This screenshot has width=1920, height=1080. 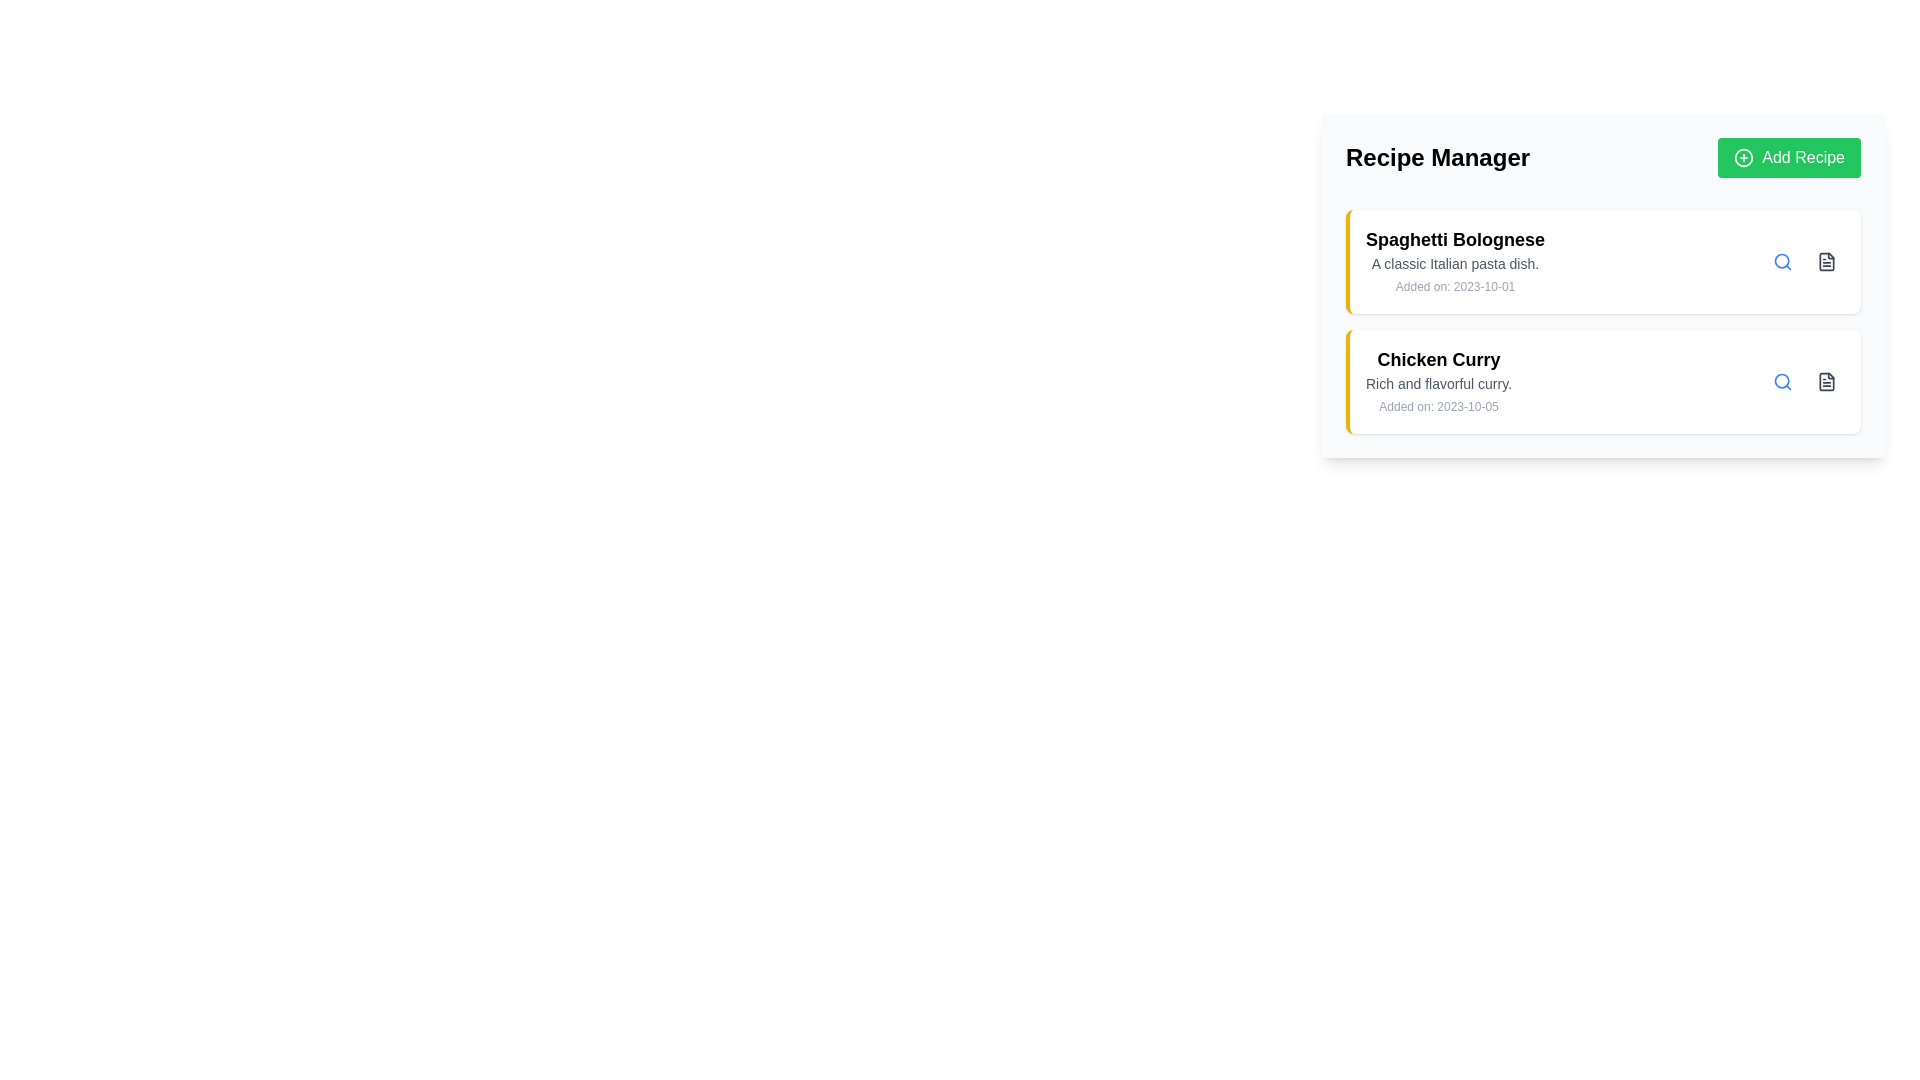 What do you see at coordinates (1827, 261) in the screenshot?
I see `the second button with a file-oriented icon located in the right section of the 'Spaghetti Bolognese' card` at bounding box center [1827, 261].